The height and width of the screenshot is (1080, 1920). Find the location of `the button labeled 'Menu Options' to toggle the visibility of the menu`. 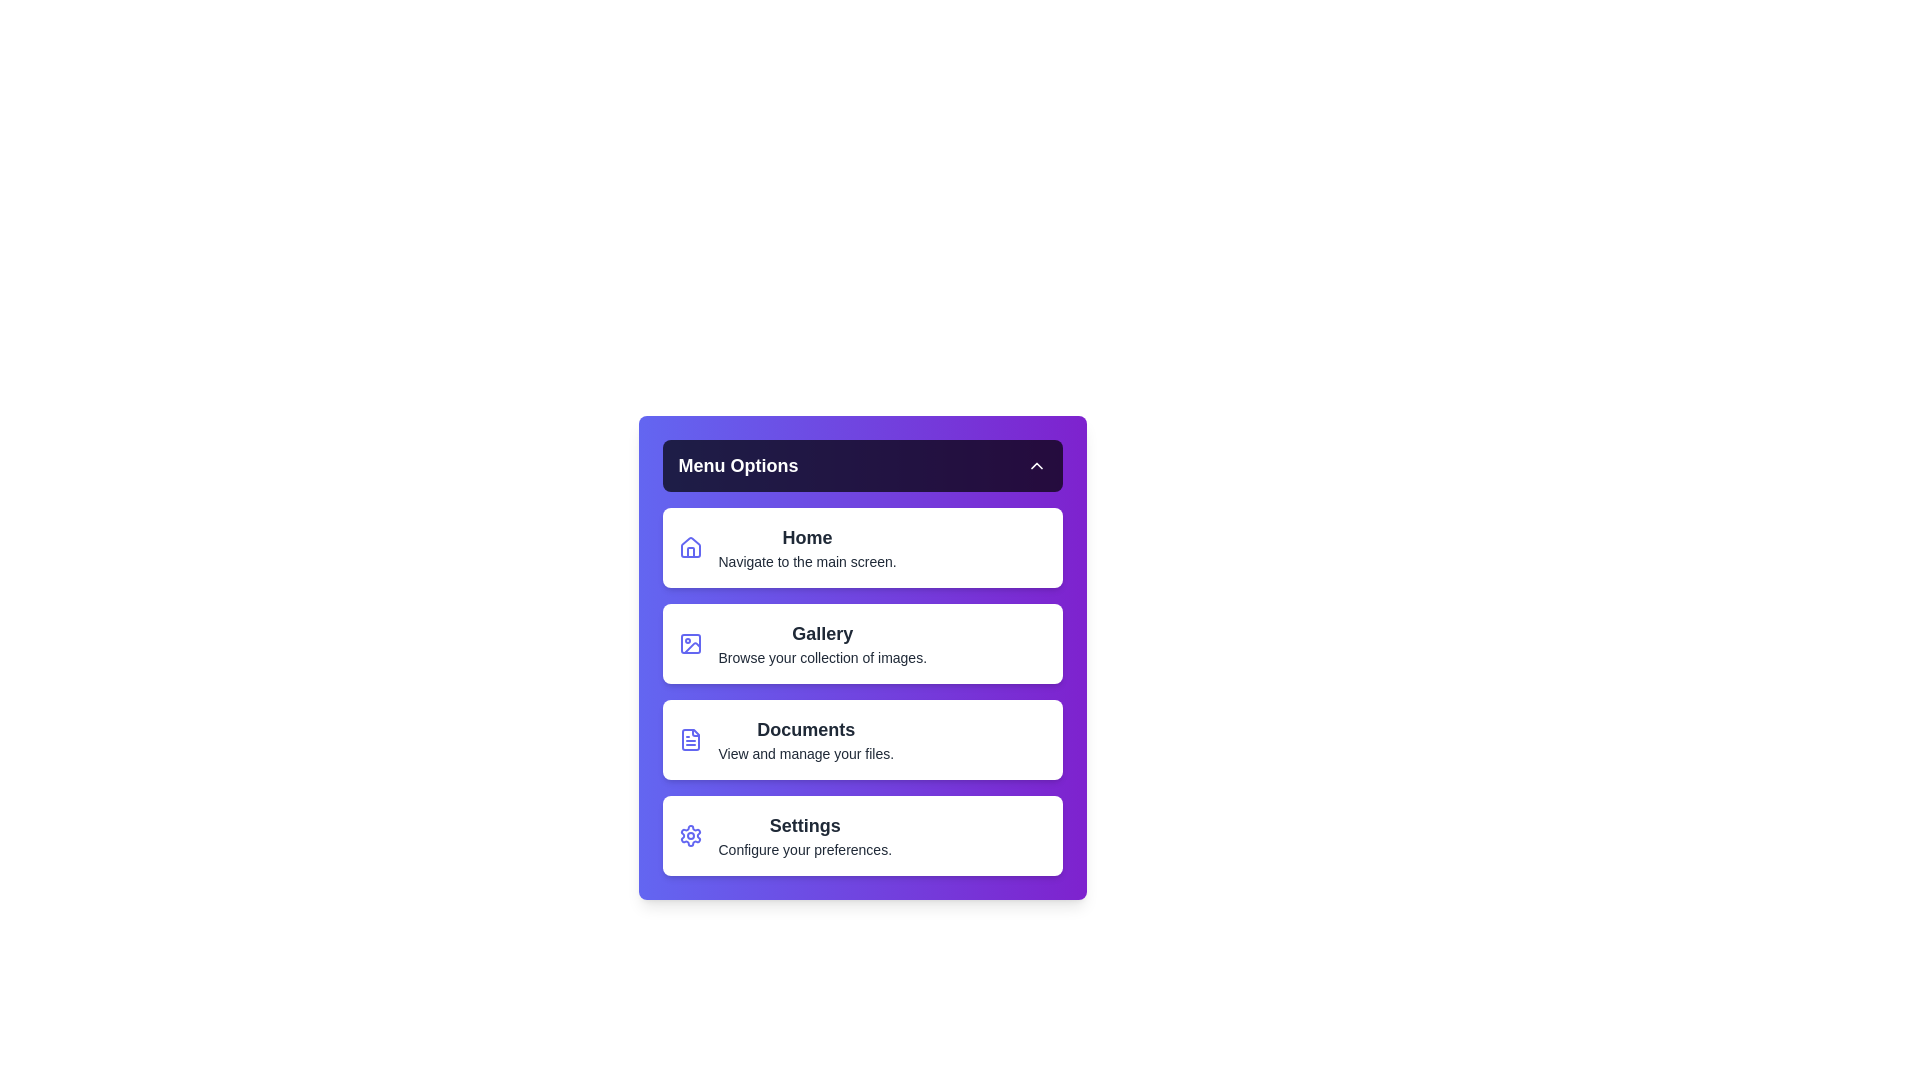

the button labeled 'Menu Options' to toggle the visibility of the menu is located at coordinates (862, 466).